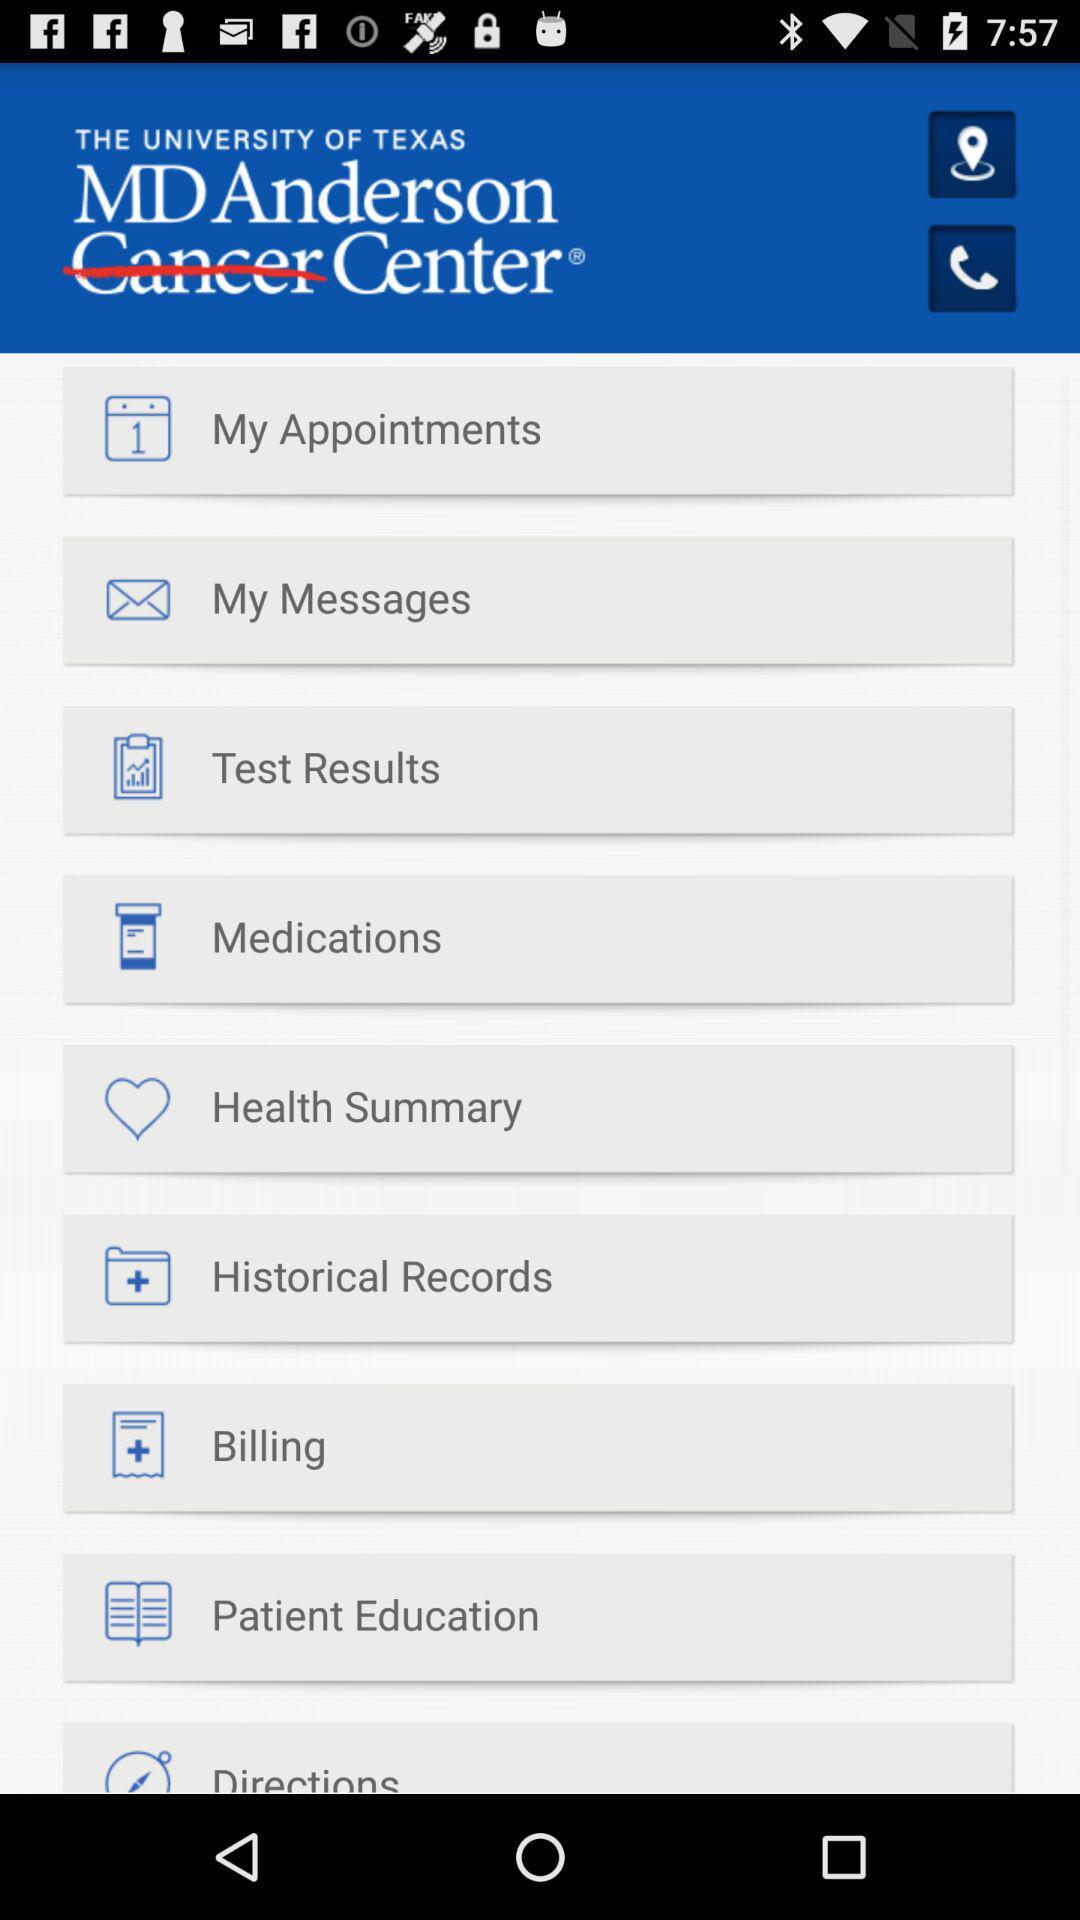  I want to click on the icon below the patient education, so click(230, 1757).